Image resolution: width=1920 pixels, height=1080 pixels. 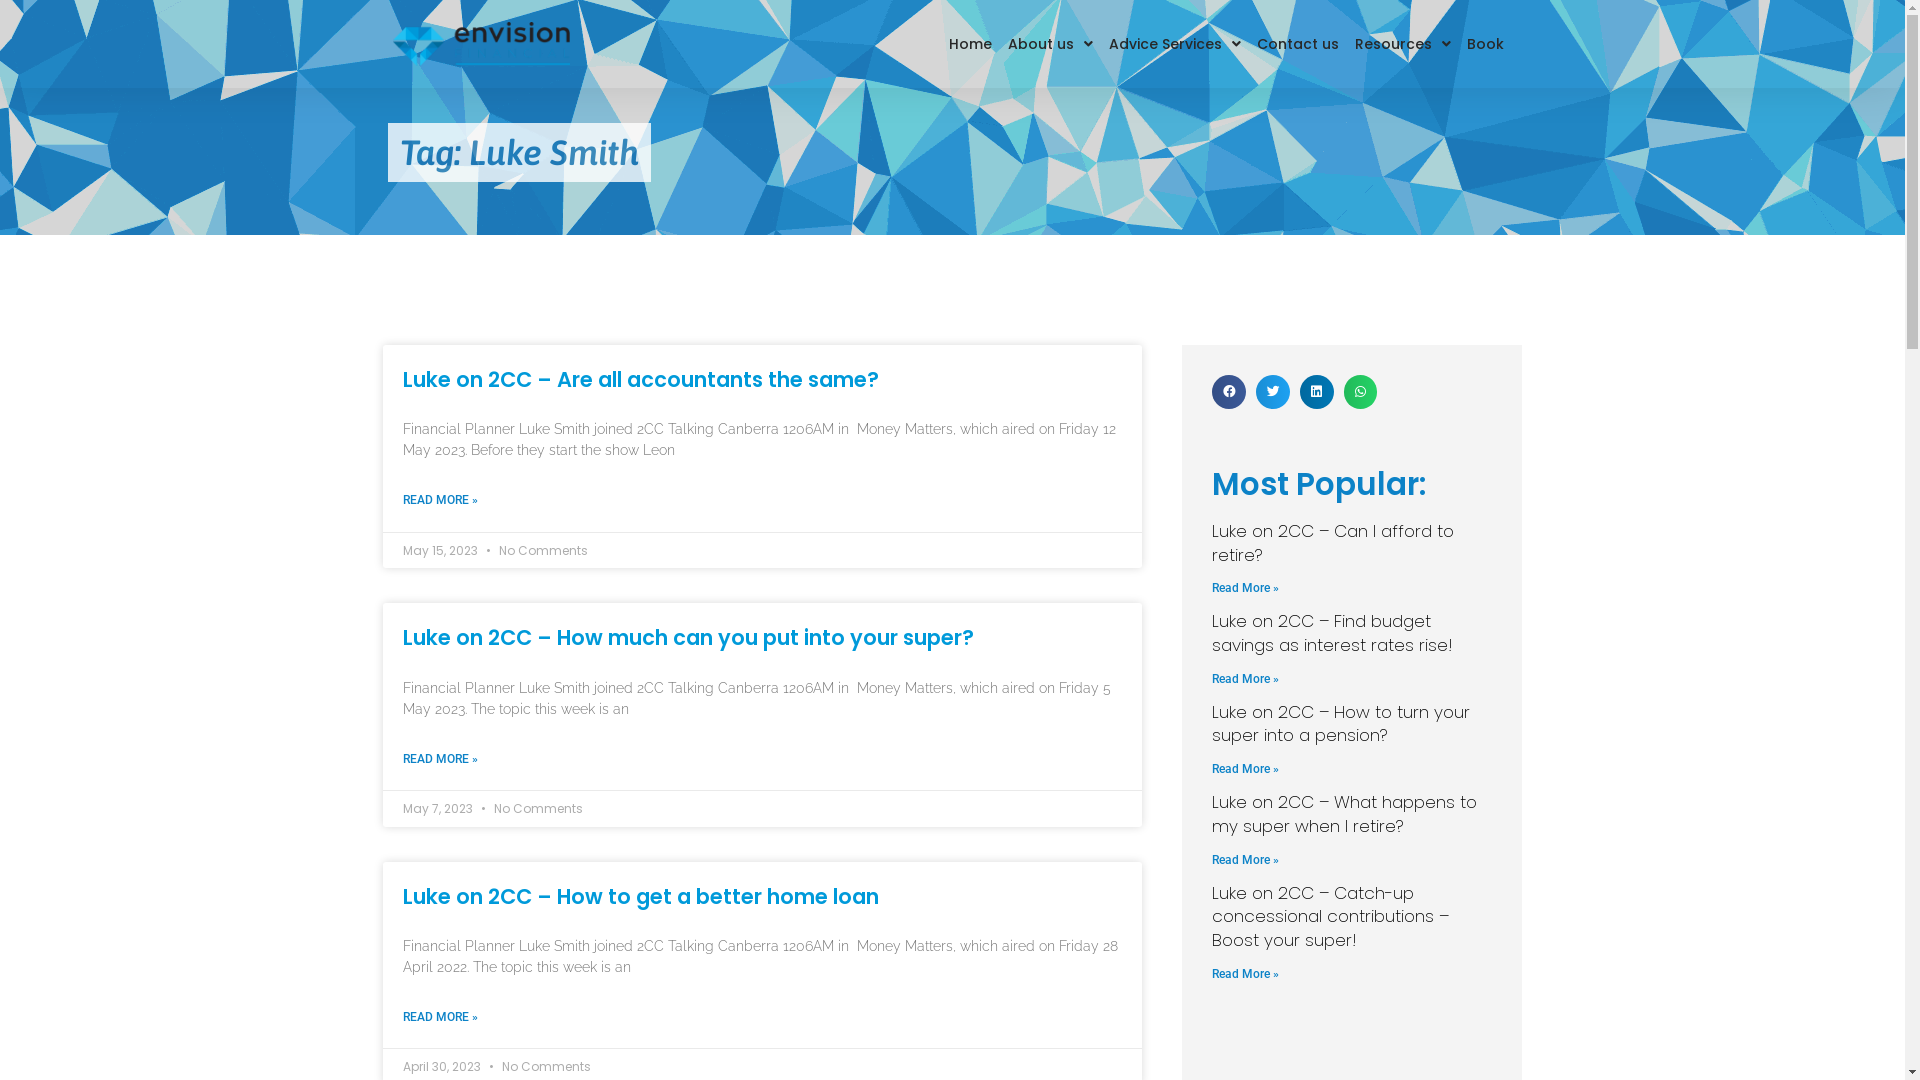 What do you see at coordinates (1401, 43) in the screenshot?
I see `'Resources'` at bounding box center [1401, 43].